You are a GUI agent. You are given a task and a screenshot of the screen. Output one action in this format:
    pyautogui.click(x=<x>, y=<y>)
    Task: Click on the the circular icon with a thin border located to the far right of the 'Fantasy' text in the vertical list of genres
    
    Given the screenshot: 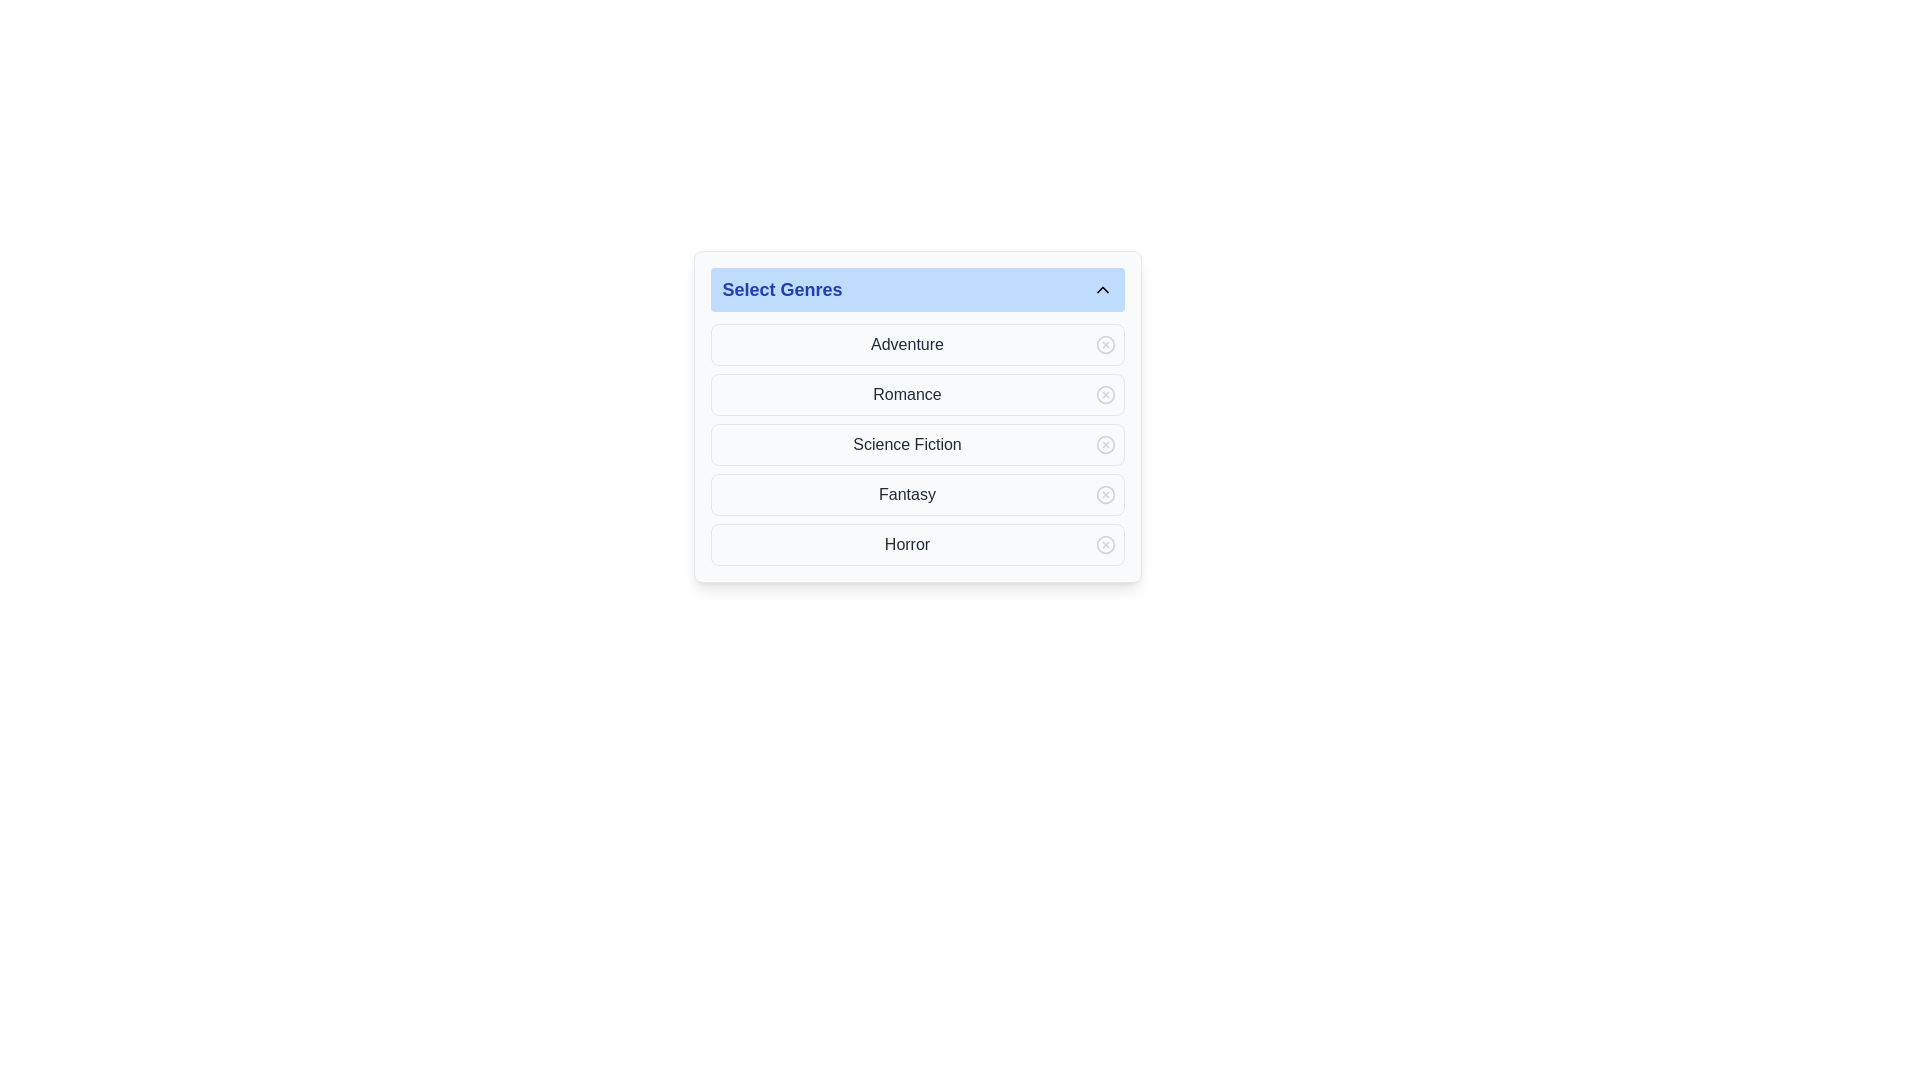 What is the action you would take?
    pyautogui.click(x=1104, y=494)
    